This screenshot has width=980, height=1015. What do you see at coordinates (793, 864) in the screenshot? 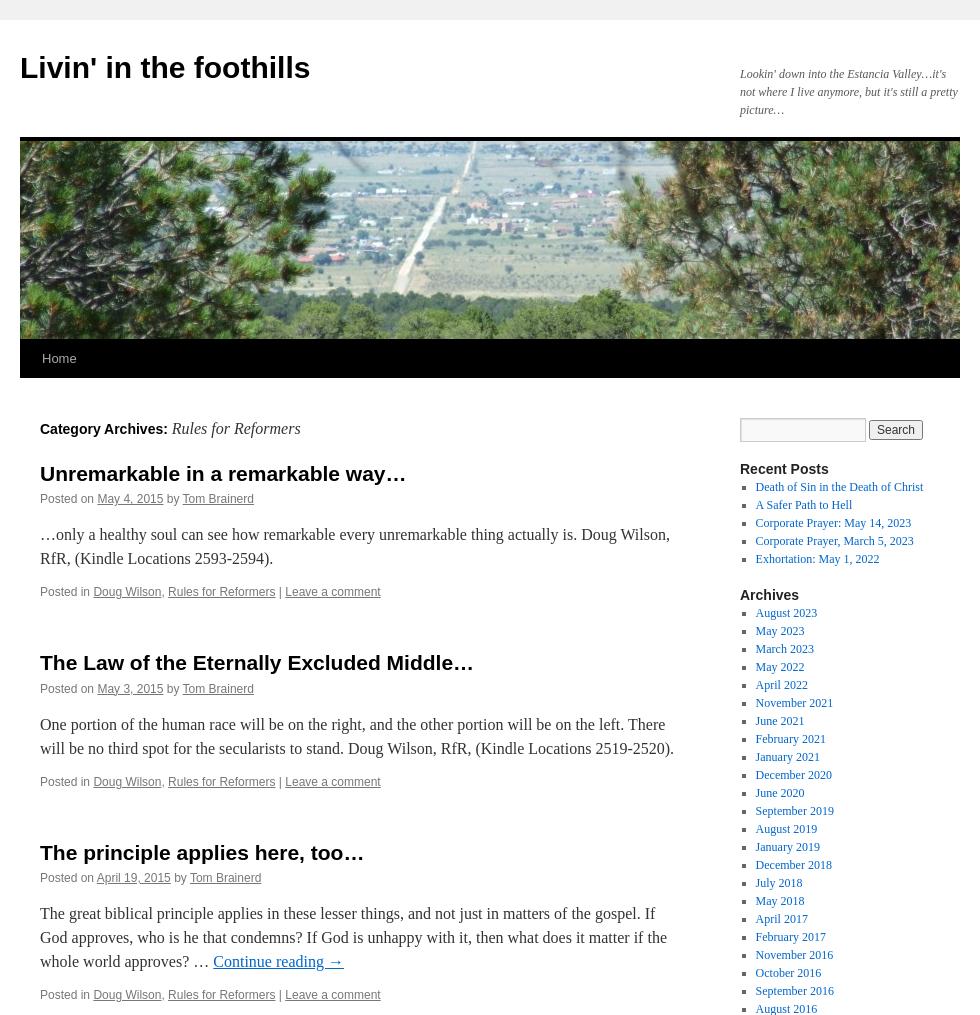
I see `'December 2018'` at bounding box center [793, 864].